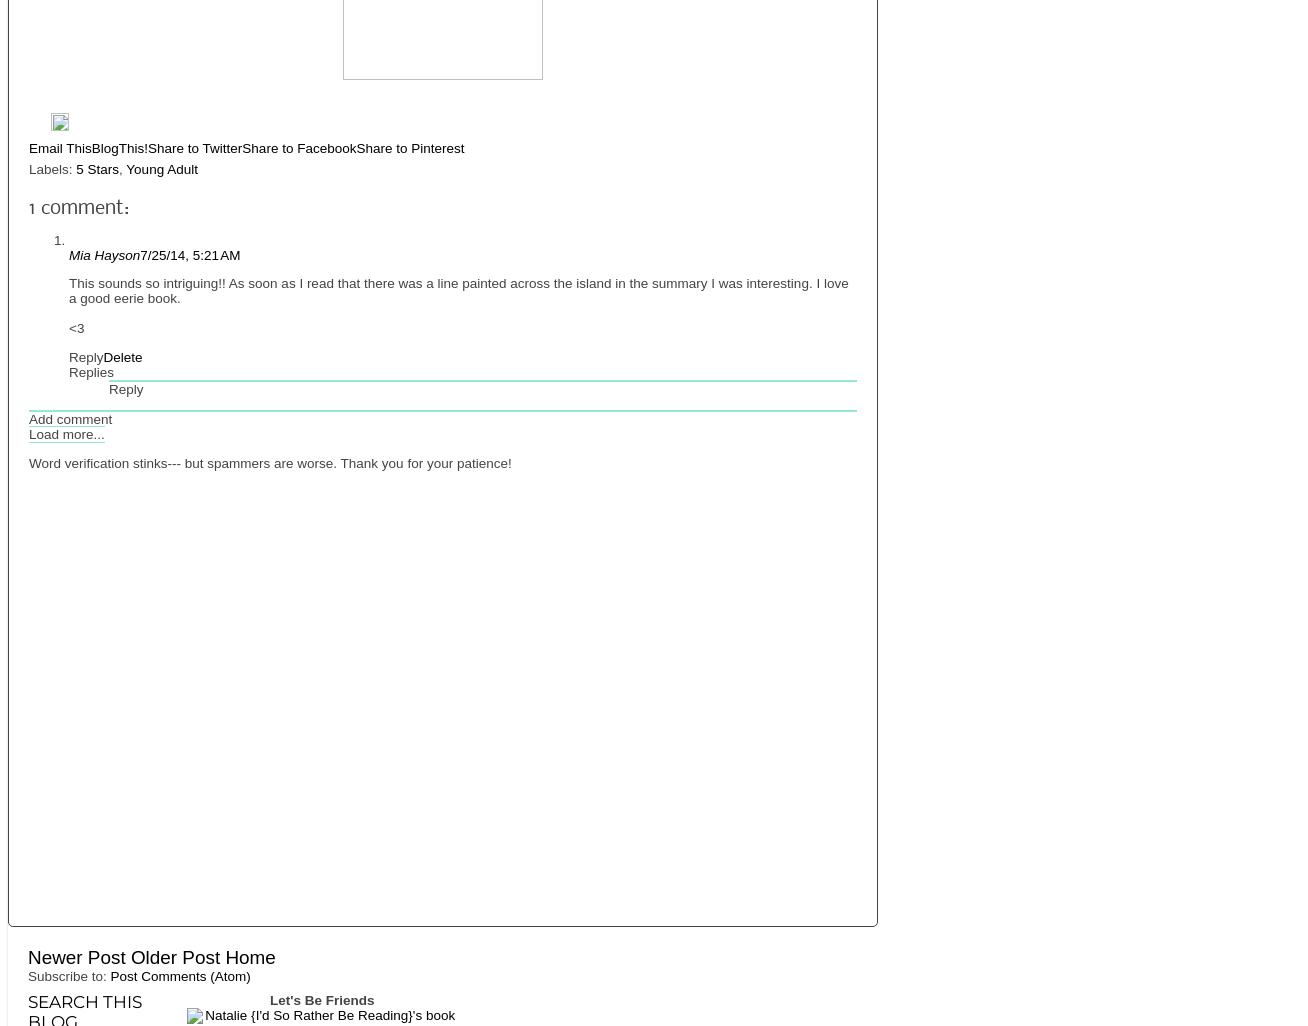 The image size is (1308, 1026). What do you see at coordinates (96, 168) in the screenshot?
I see `'5 Stars'` at bounding box center [96, 168].